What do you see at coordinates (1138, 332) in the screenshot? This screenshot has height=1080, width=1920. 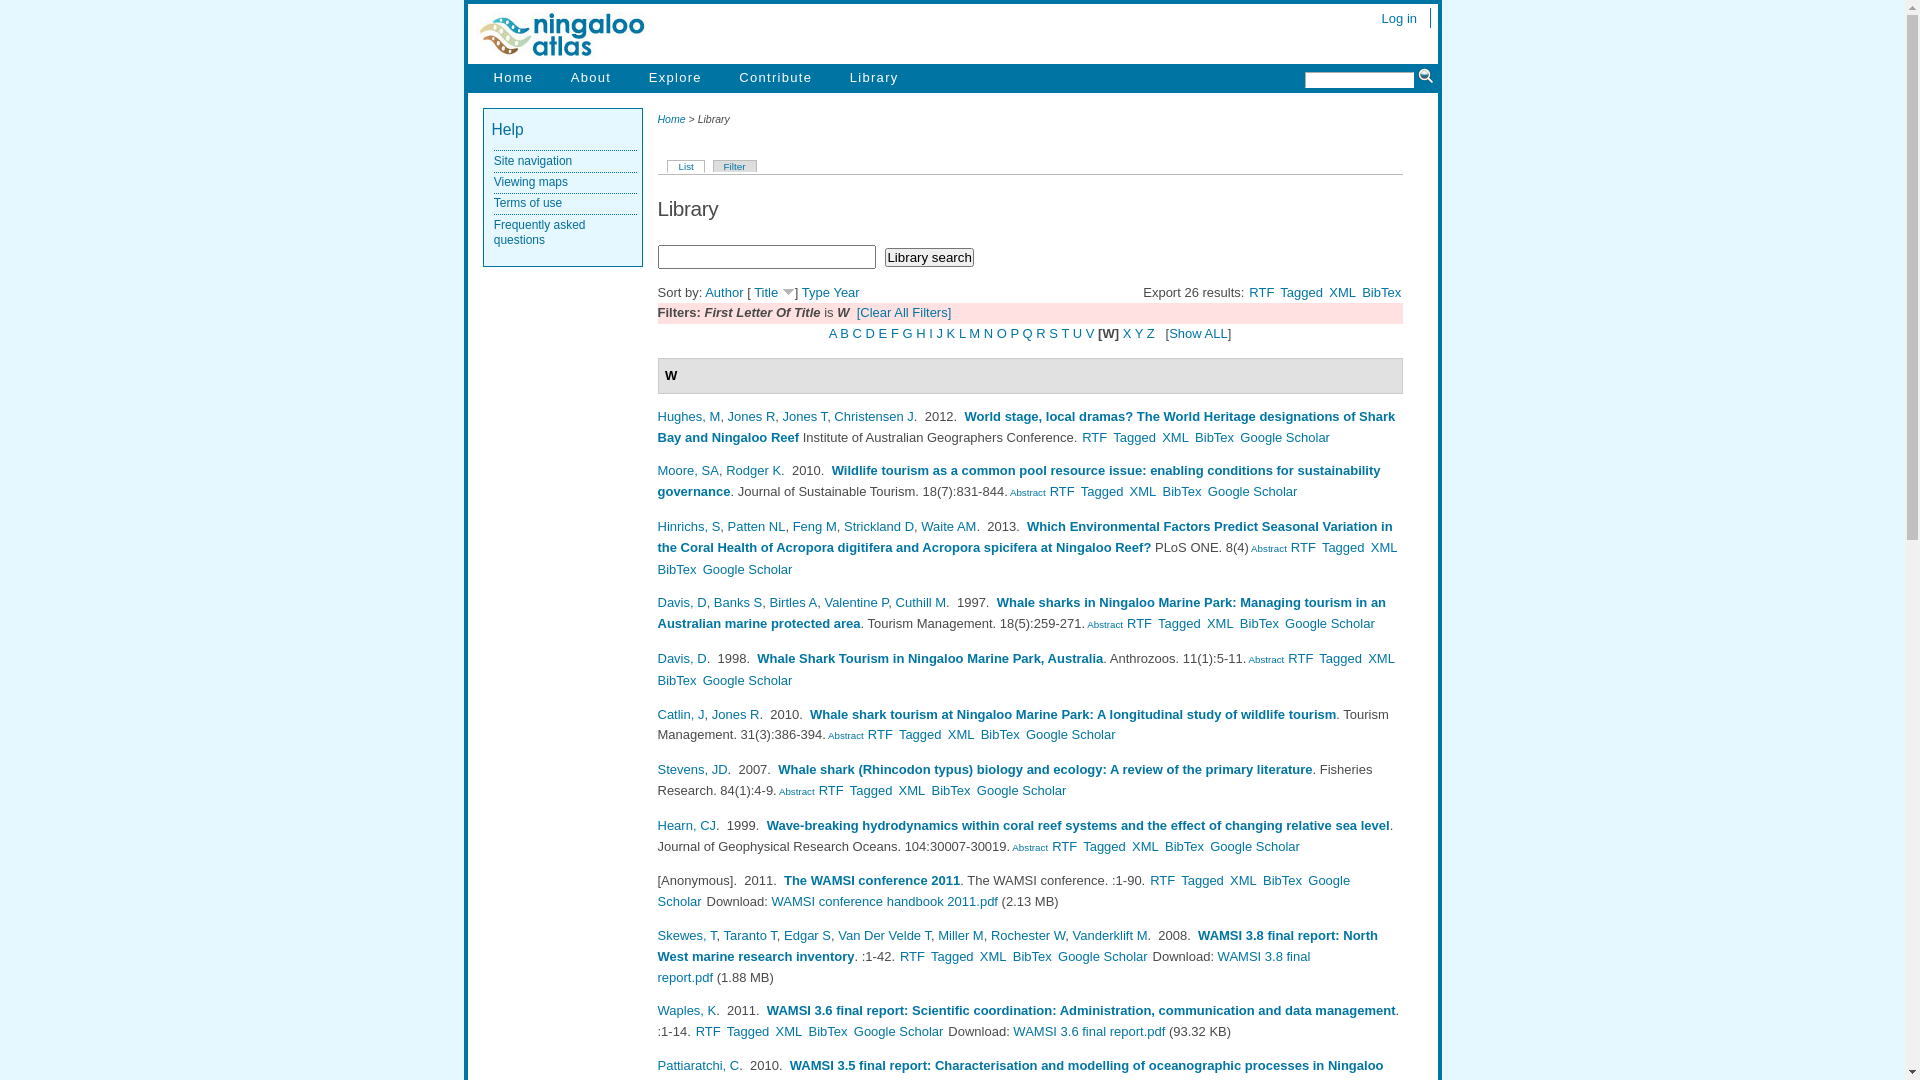 I see `'Y'` at bounding box center [1138, 332].